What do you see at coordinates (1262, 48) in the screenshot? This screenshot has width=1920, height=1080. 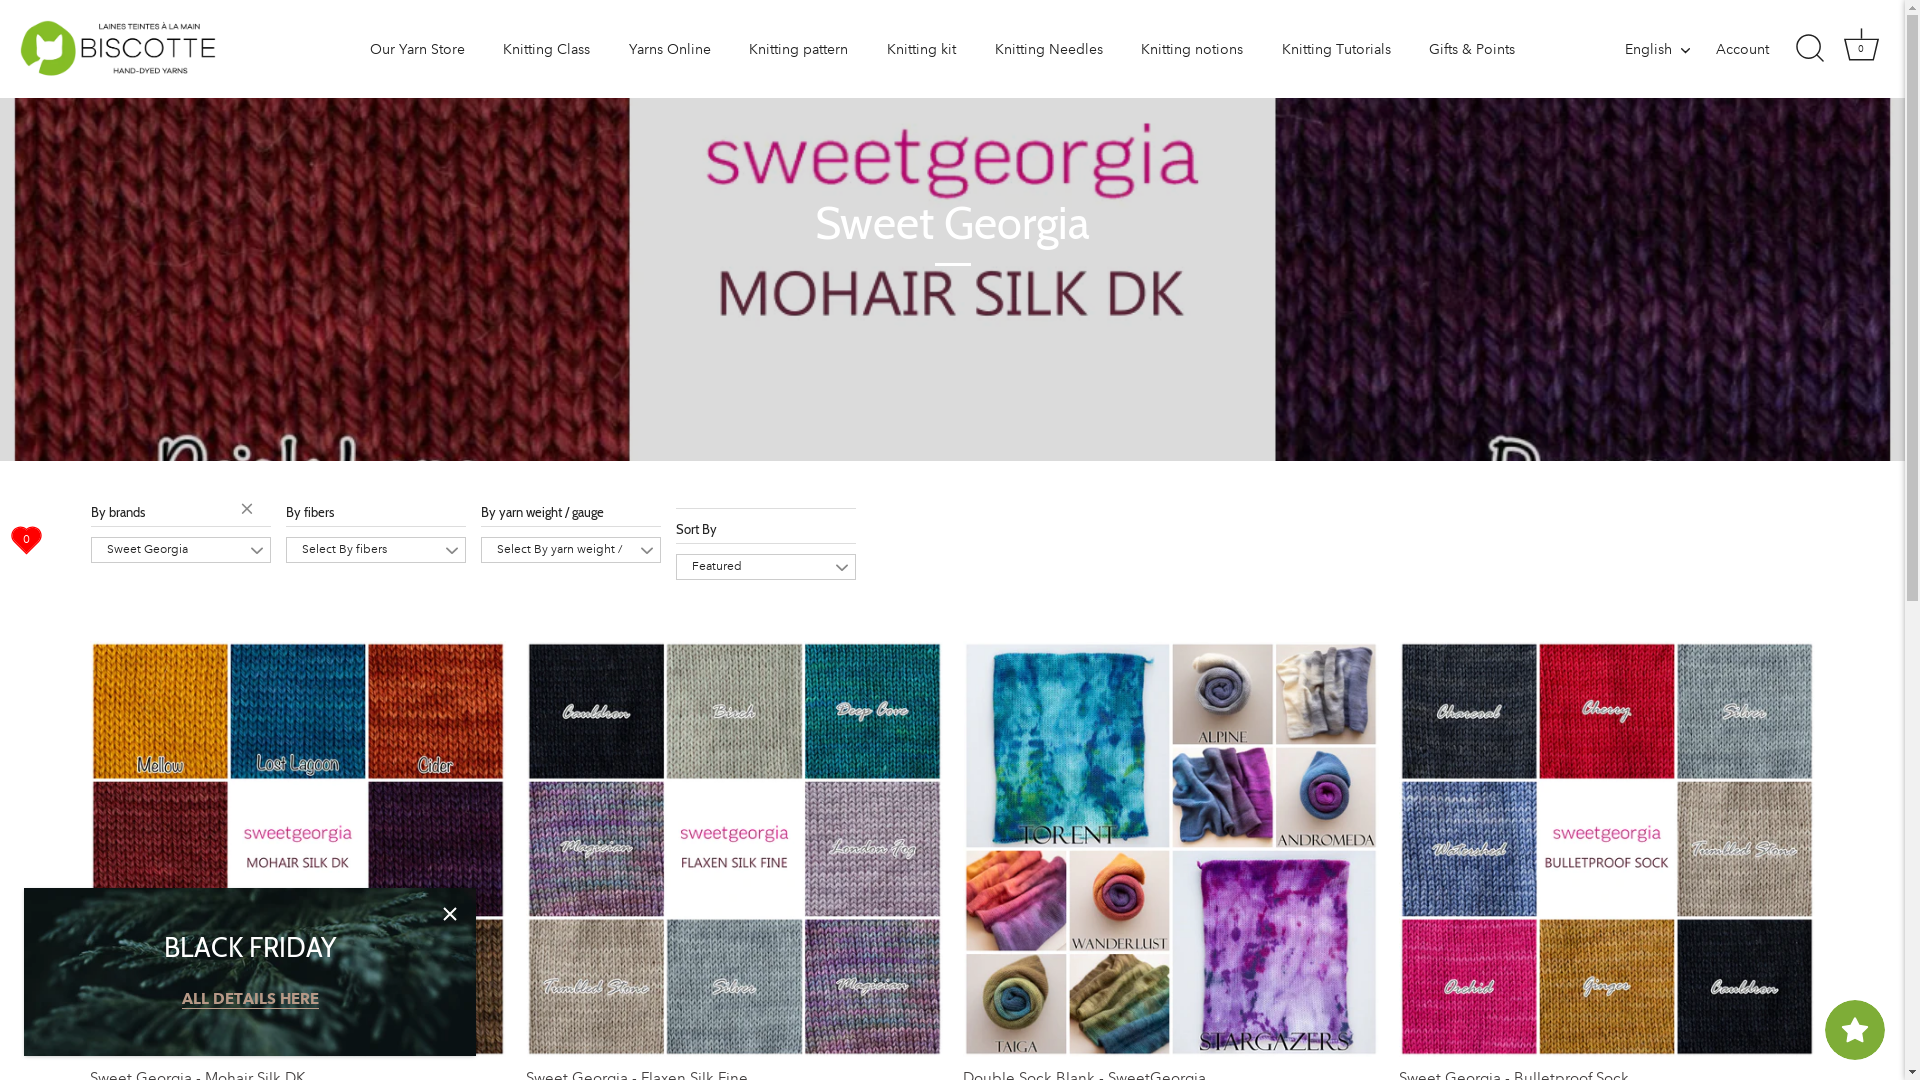 I see `'Knitting Tutorials'` at bounding box center [1262, 48].